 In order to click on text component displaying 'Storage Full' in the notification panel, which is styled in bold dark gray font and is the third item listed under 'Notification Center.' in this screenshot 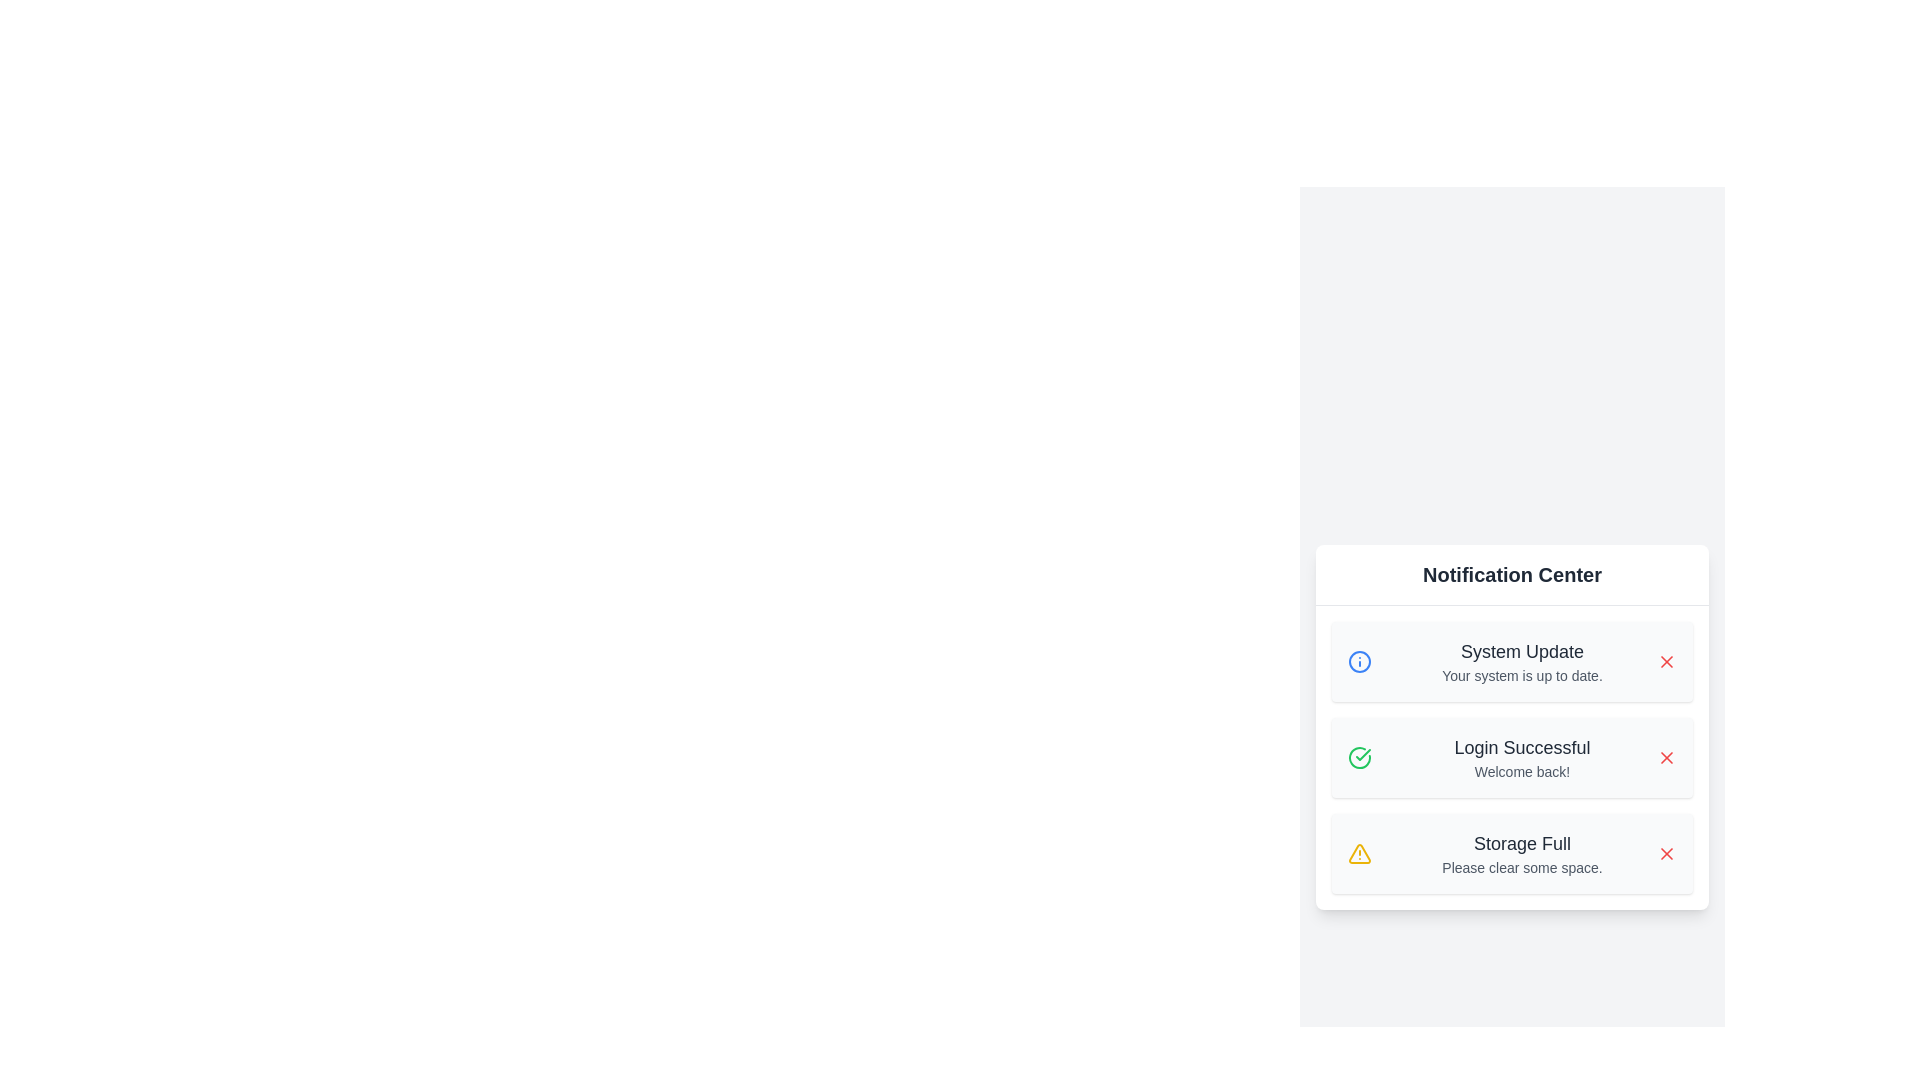, I will do `click(1521, 843)`.